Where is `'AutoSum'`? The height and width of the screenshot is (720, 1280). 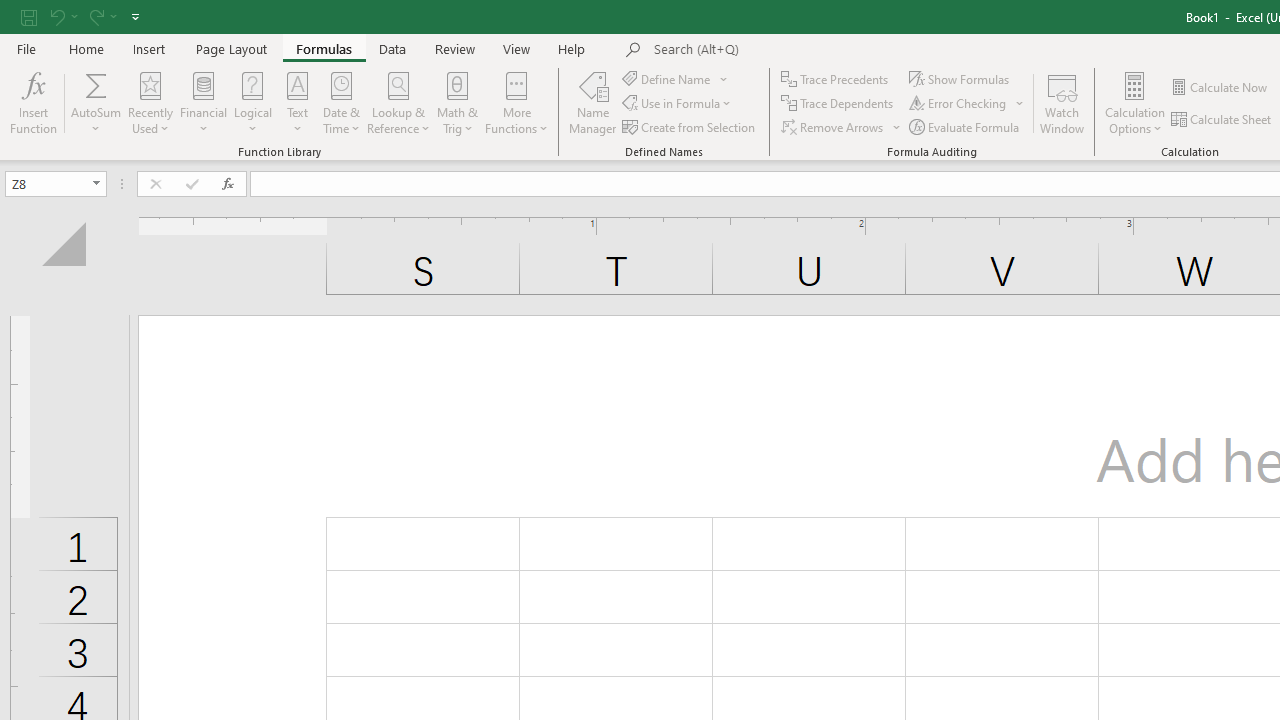 'AutoSum' is located at coordinates (95, 103).